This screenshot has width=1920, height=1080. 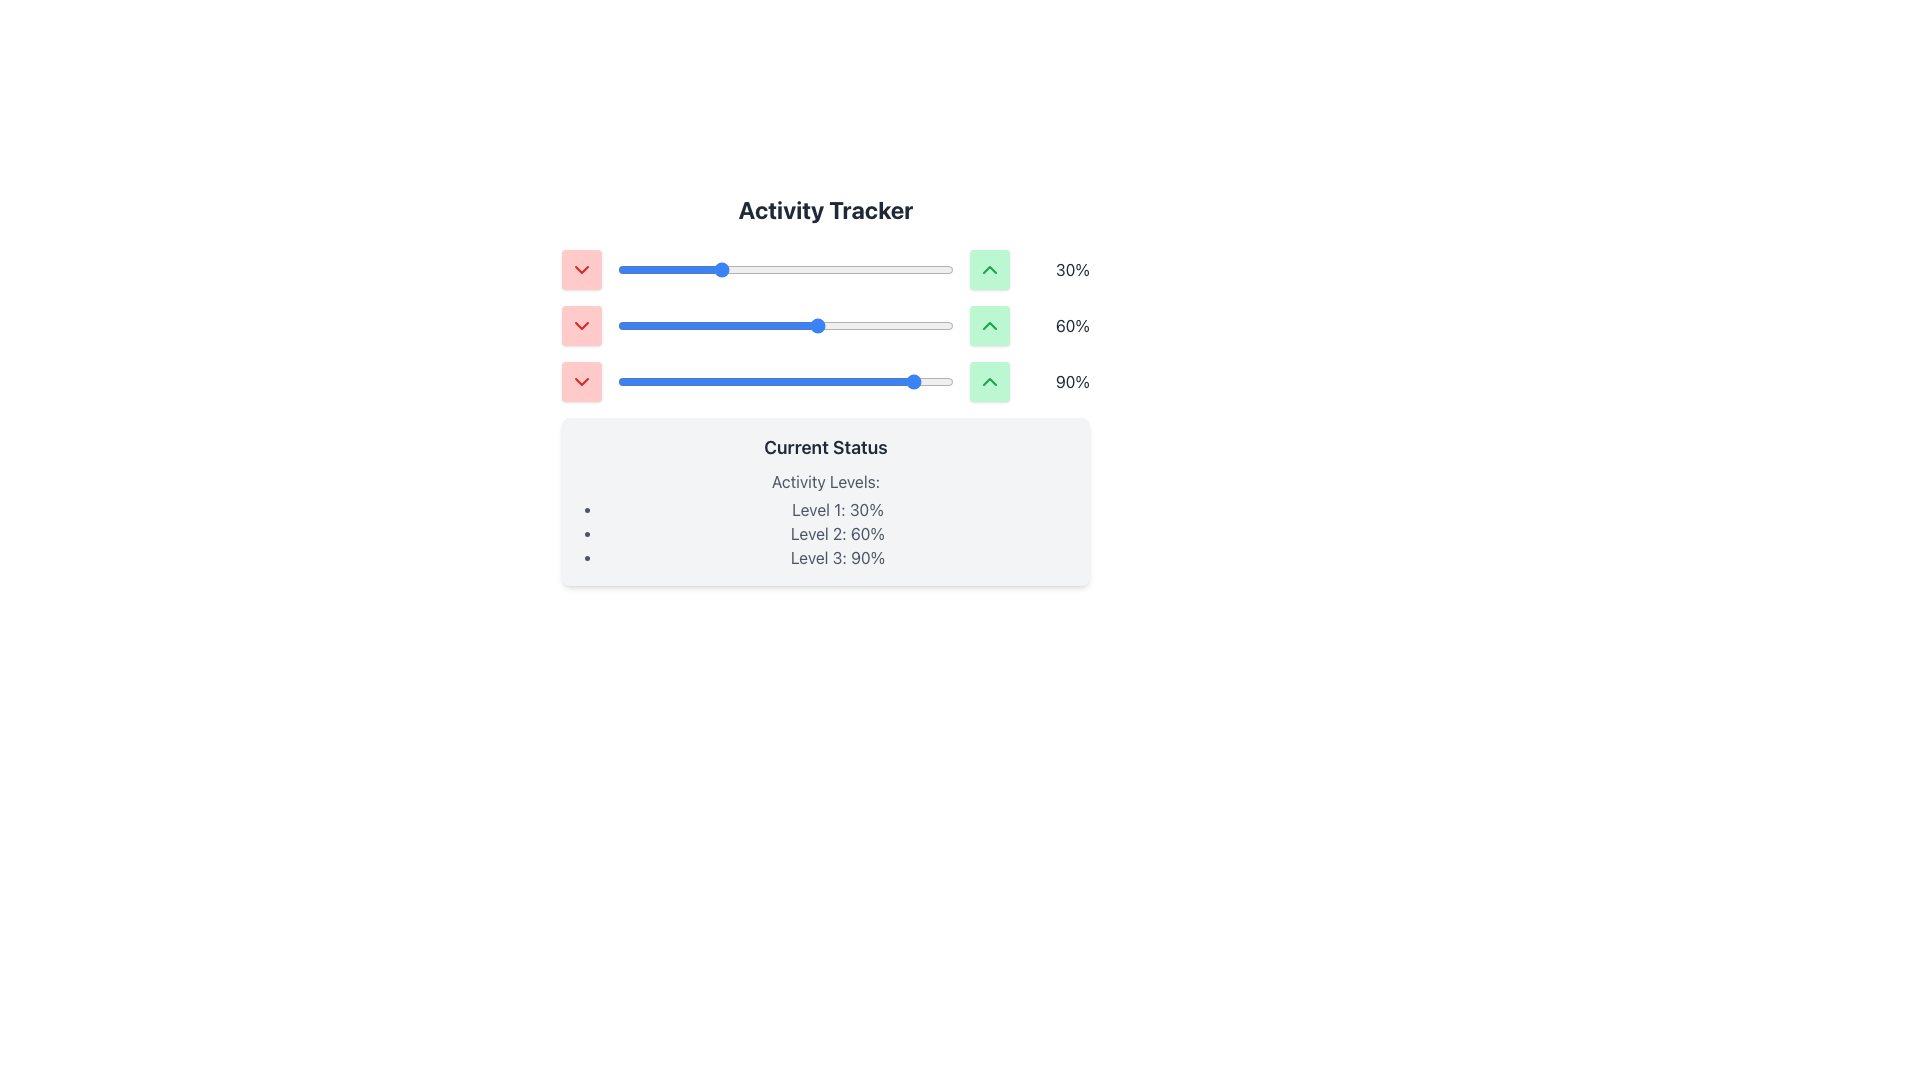 What do you see at coordinates (580, 381) in the screenshot?
I see `the third downward-facing chevron icon button, which is bold red and located within a light red rounded rectangular button, for tooltip or visual feedback` at bounding box center [580, 381].